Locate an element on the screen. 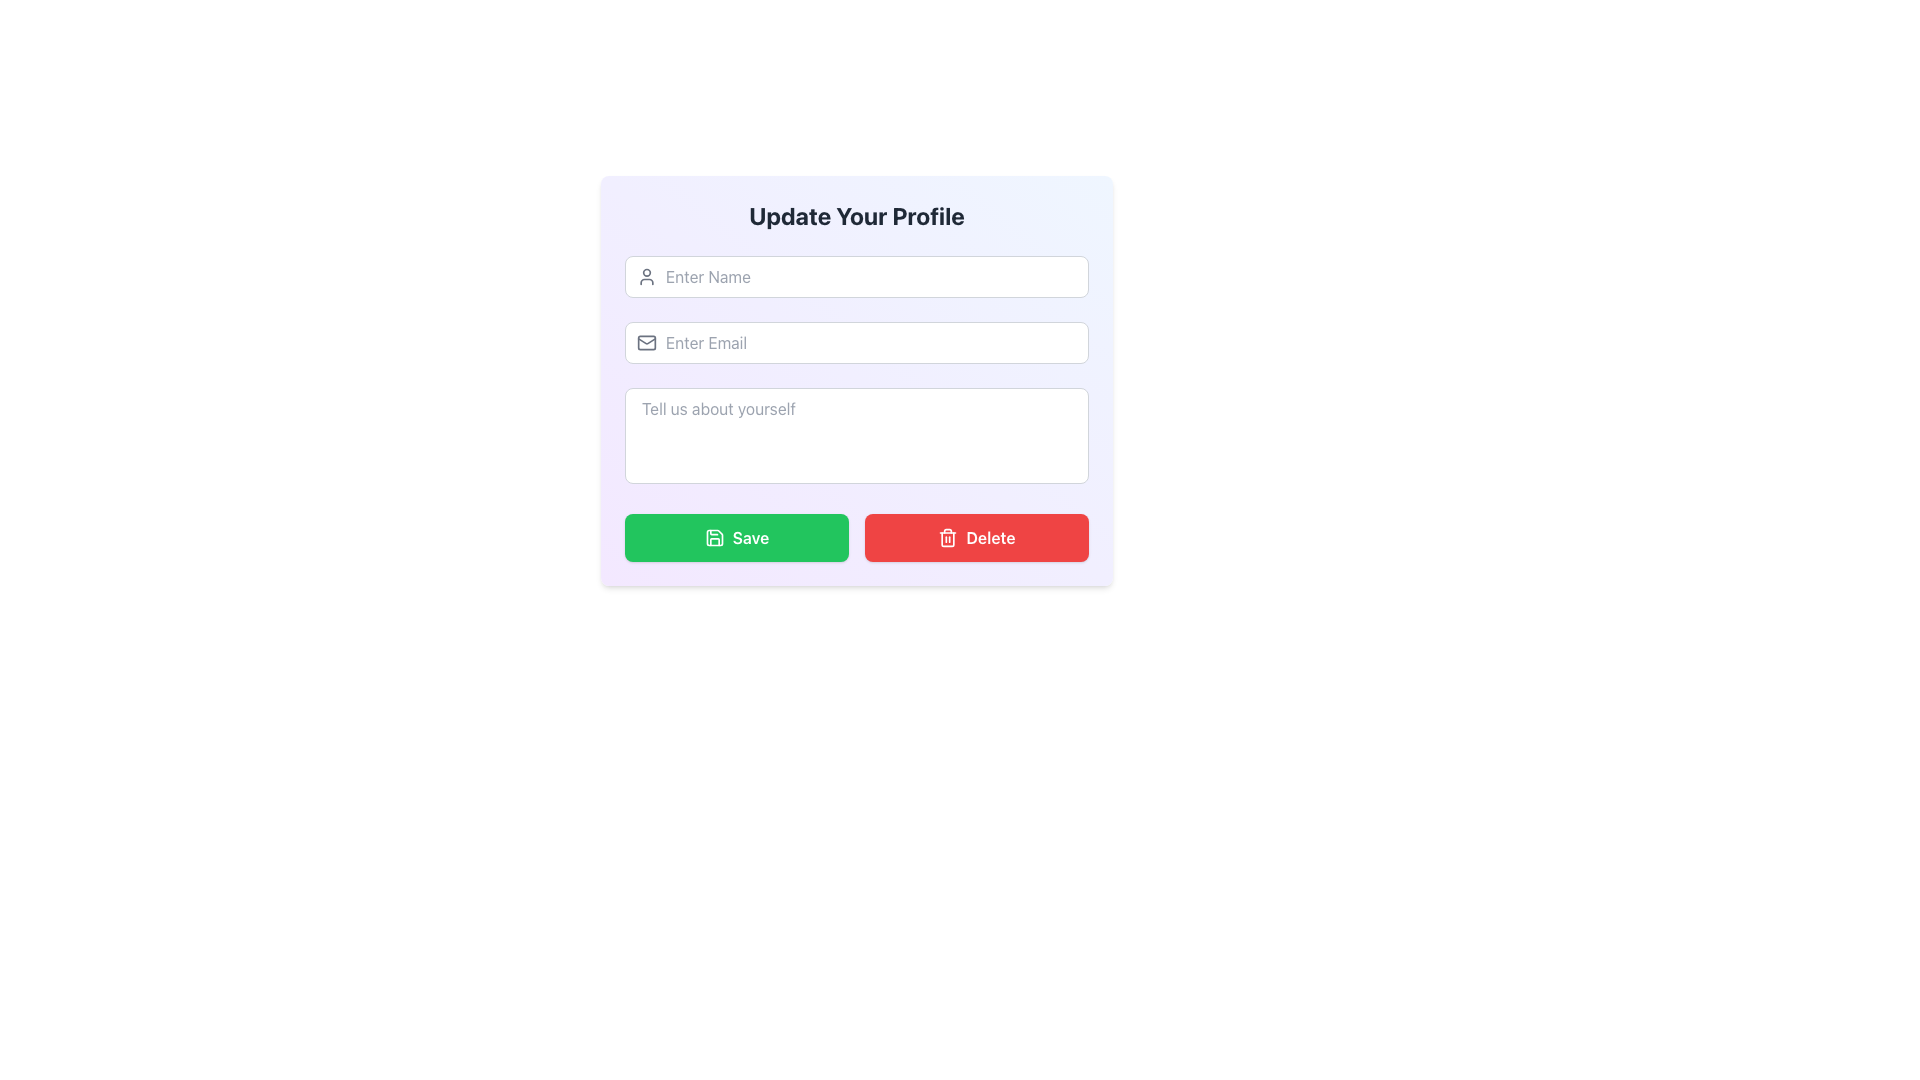 The width and height of the screenshot is (1920, 1080). the trash bin icon located on the right side of the interface, adjacent to the 'Delete' button is located at coordinates (947, 538).